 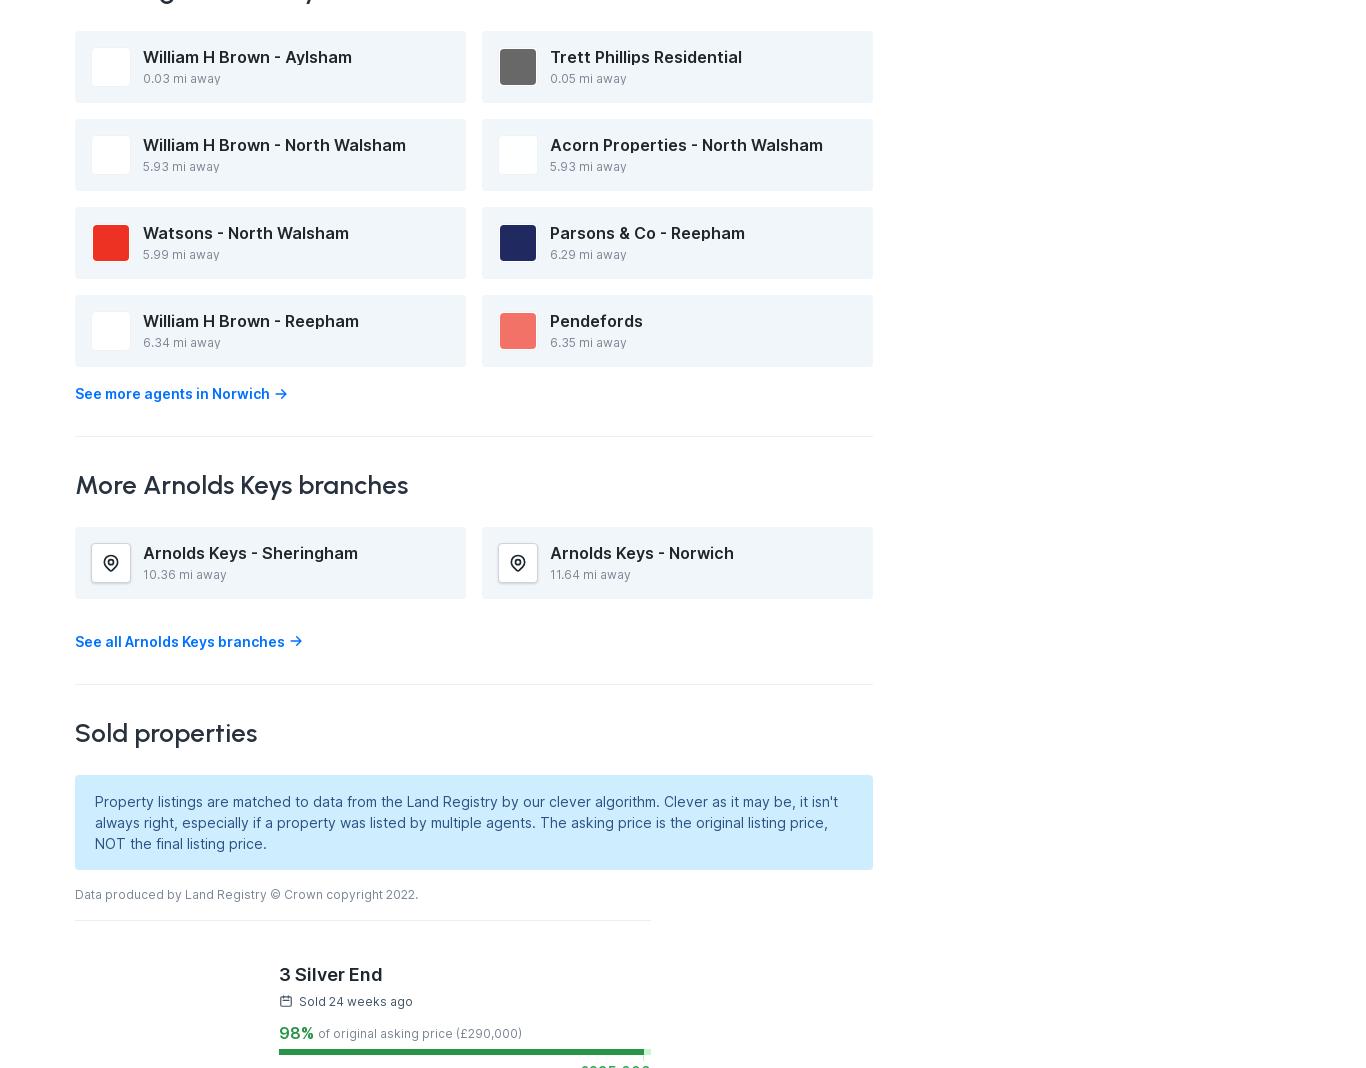 What do you see at coordinates (646, 233) in the screenshot?
I see `'Parsons & Co - Reepham'` at bounding box center [646, 233].